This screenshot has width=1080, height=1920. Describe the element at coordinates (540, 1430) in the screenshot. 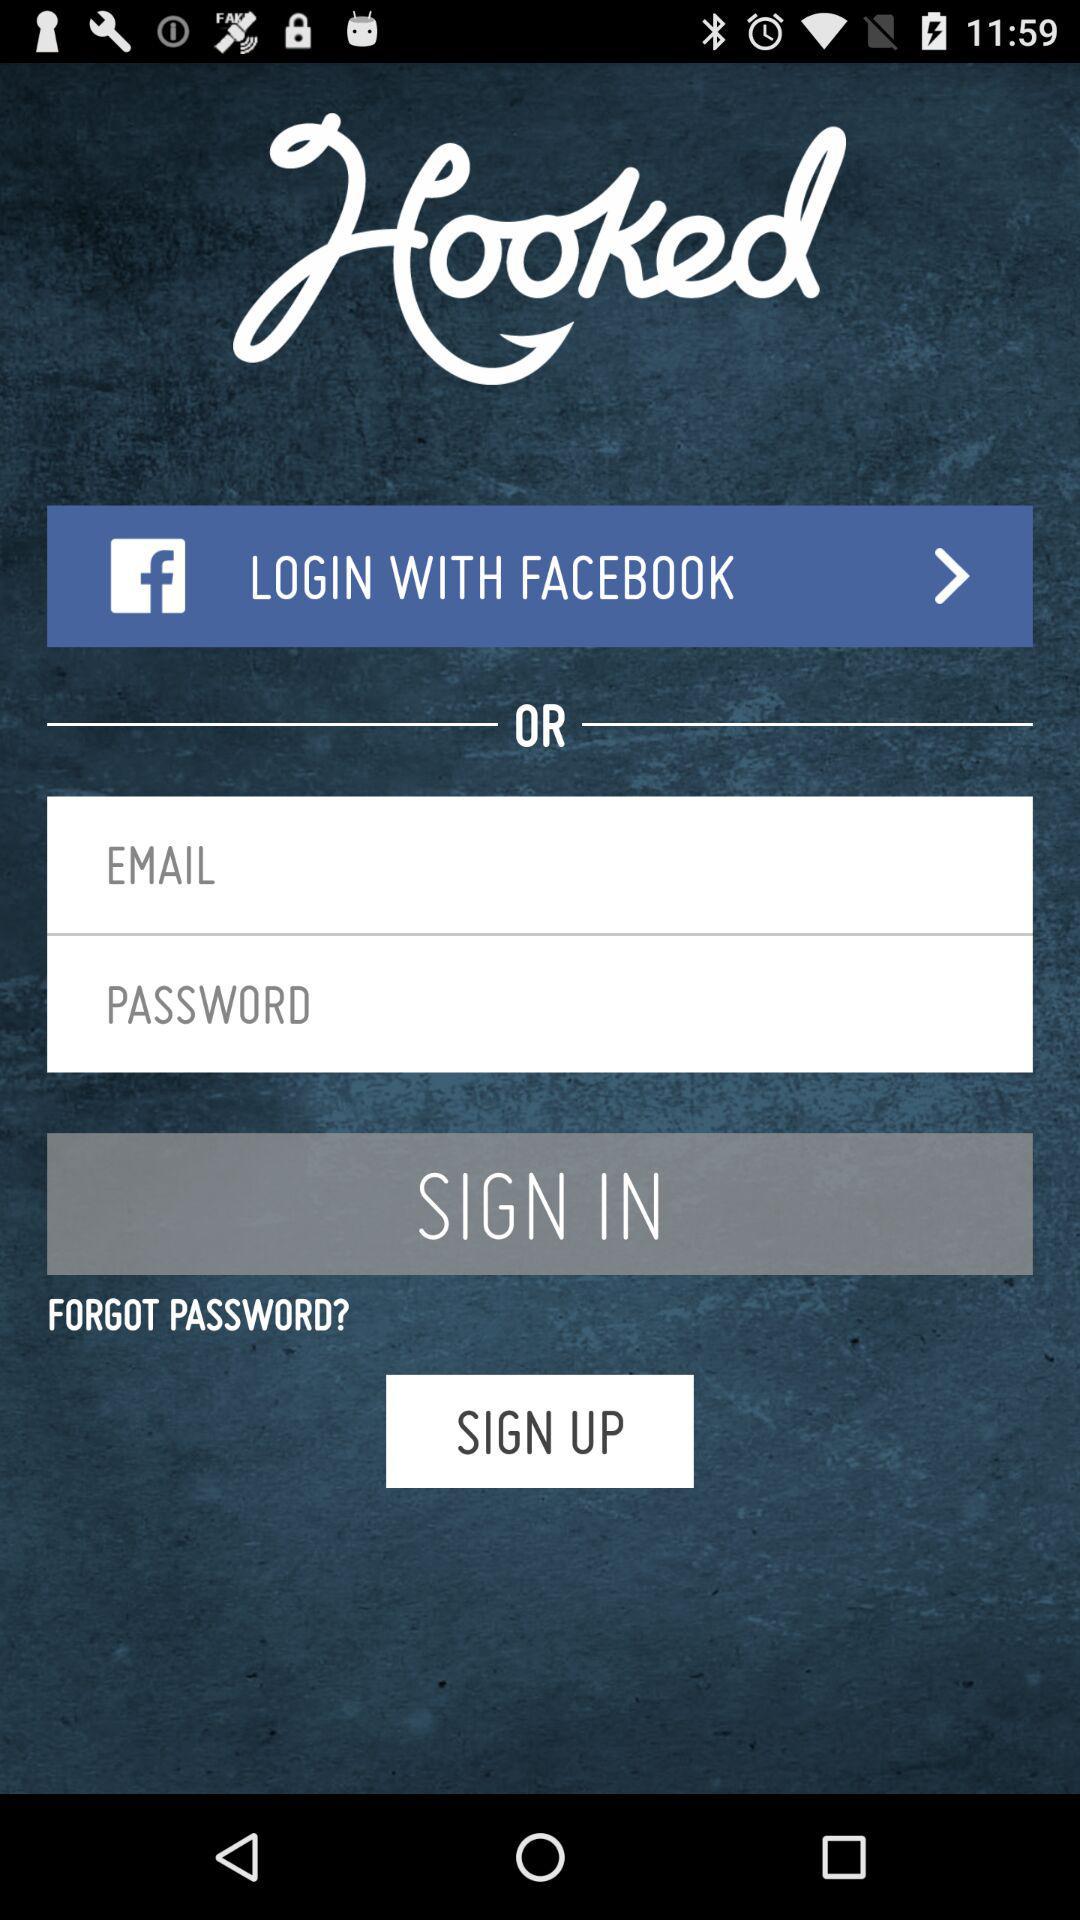

I see `app below forgot password?` at that location.